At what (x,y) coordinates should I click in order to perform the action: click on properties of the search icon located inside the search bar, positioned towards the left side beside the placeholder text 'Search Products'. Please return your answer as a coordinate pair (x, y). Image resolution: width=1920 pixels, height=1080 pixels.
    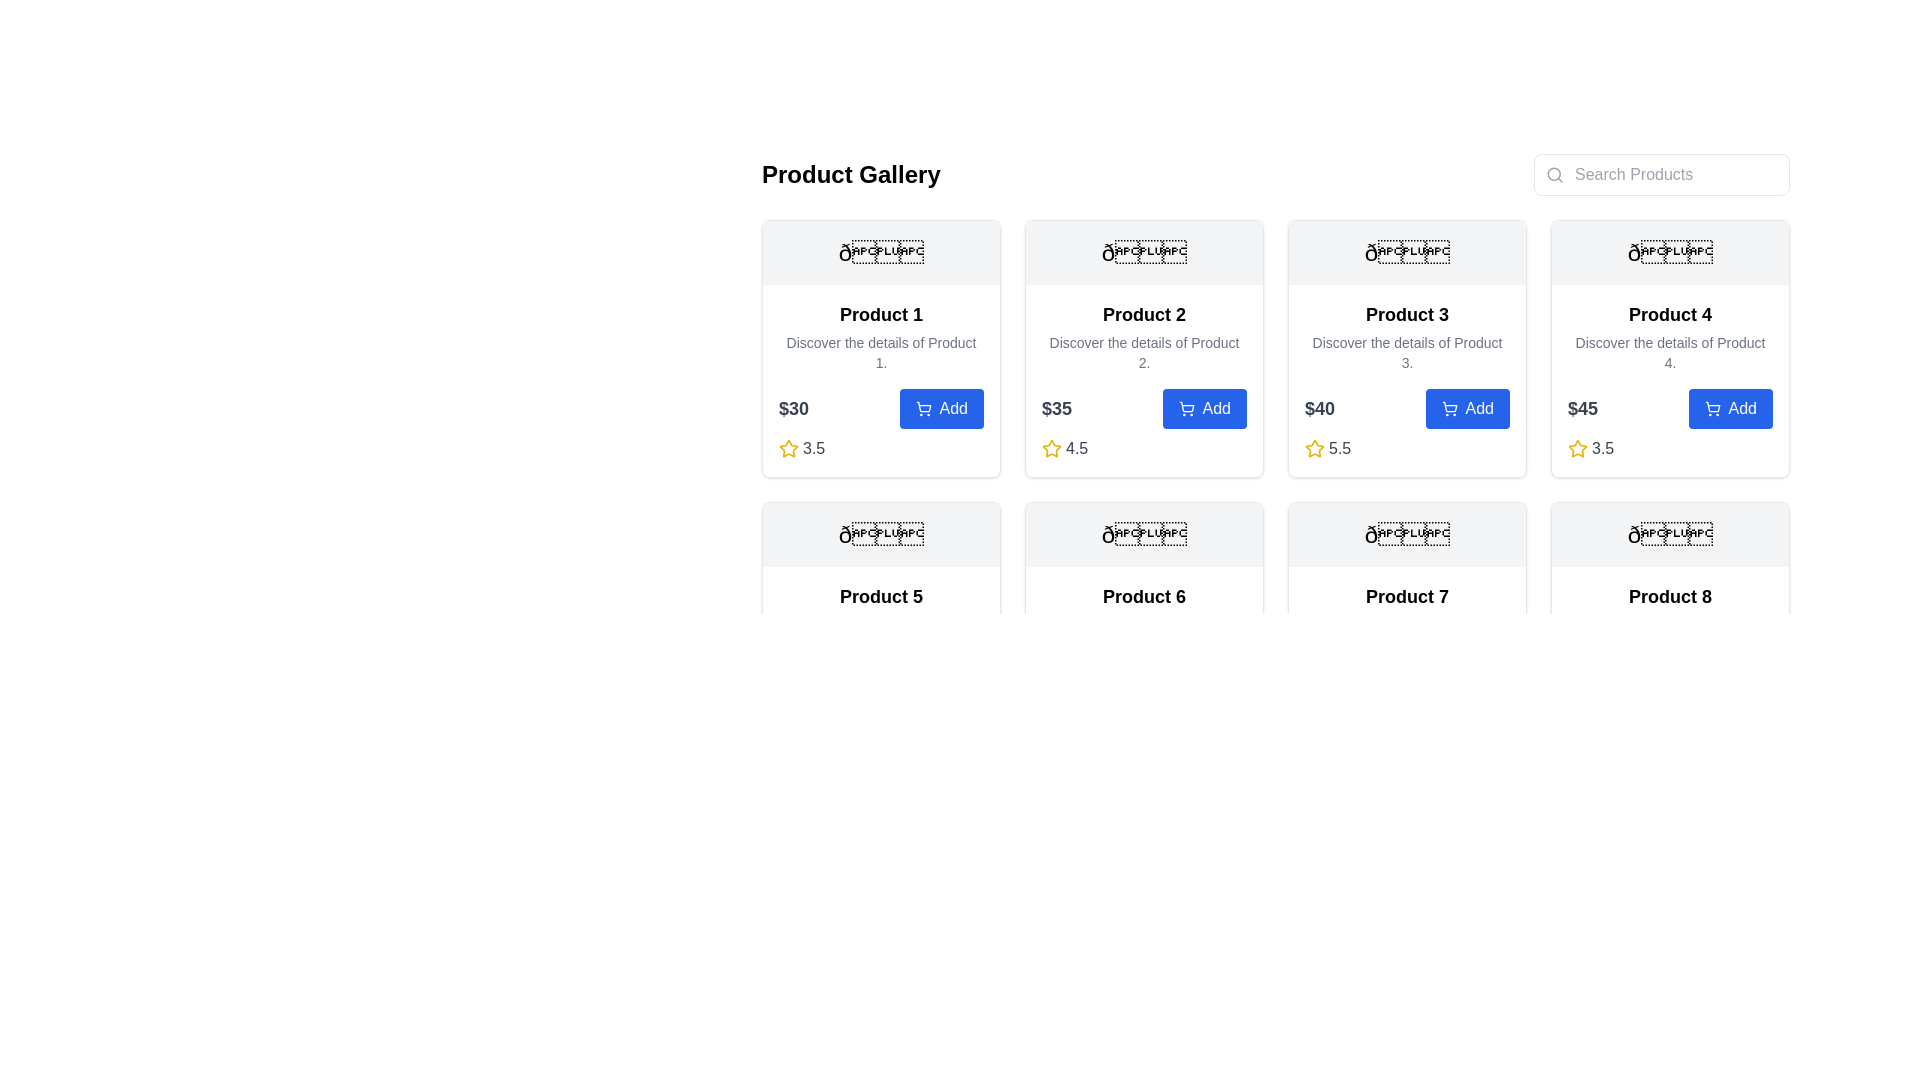
    Looking at the image, I should click on (1554, 173).